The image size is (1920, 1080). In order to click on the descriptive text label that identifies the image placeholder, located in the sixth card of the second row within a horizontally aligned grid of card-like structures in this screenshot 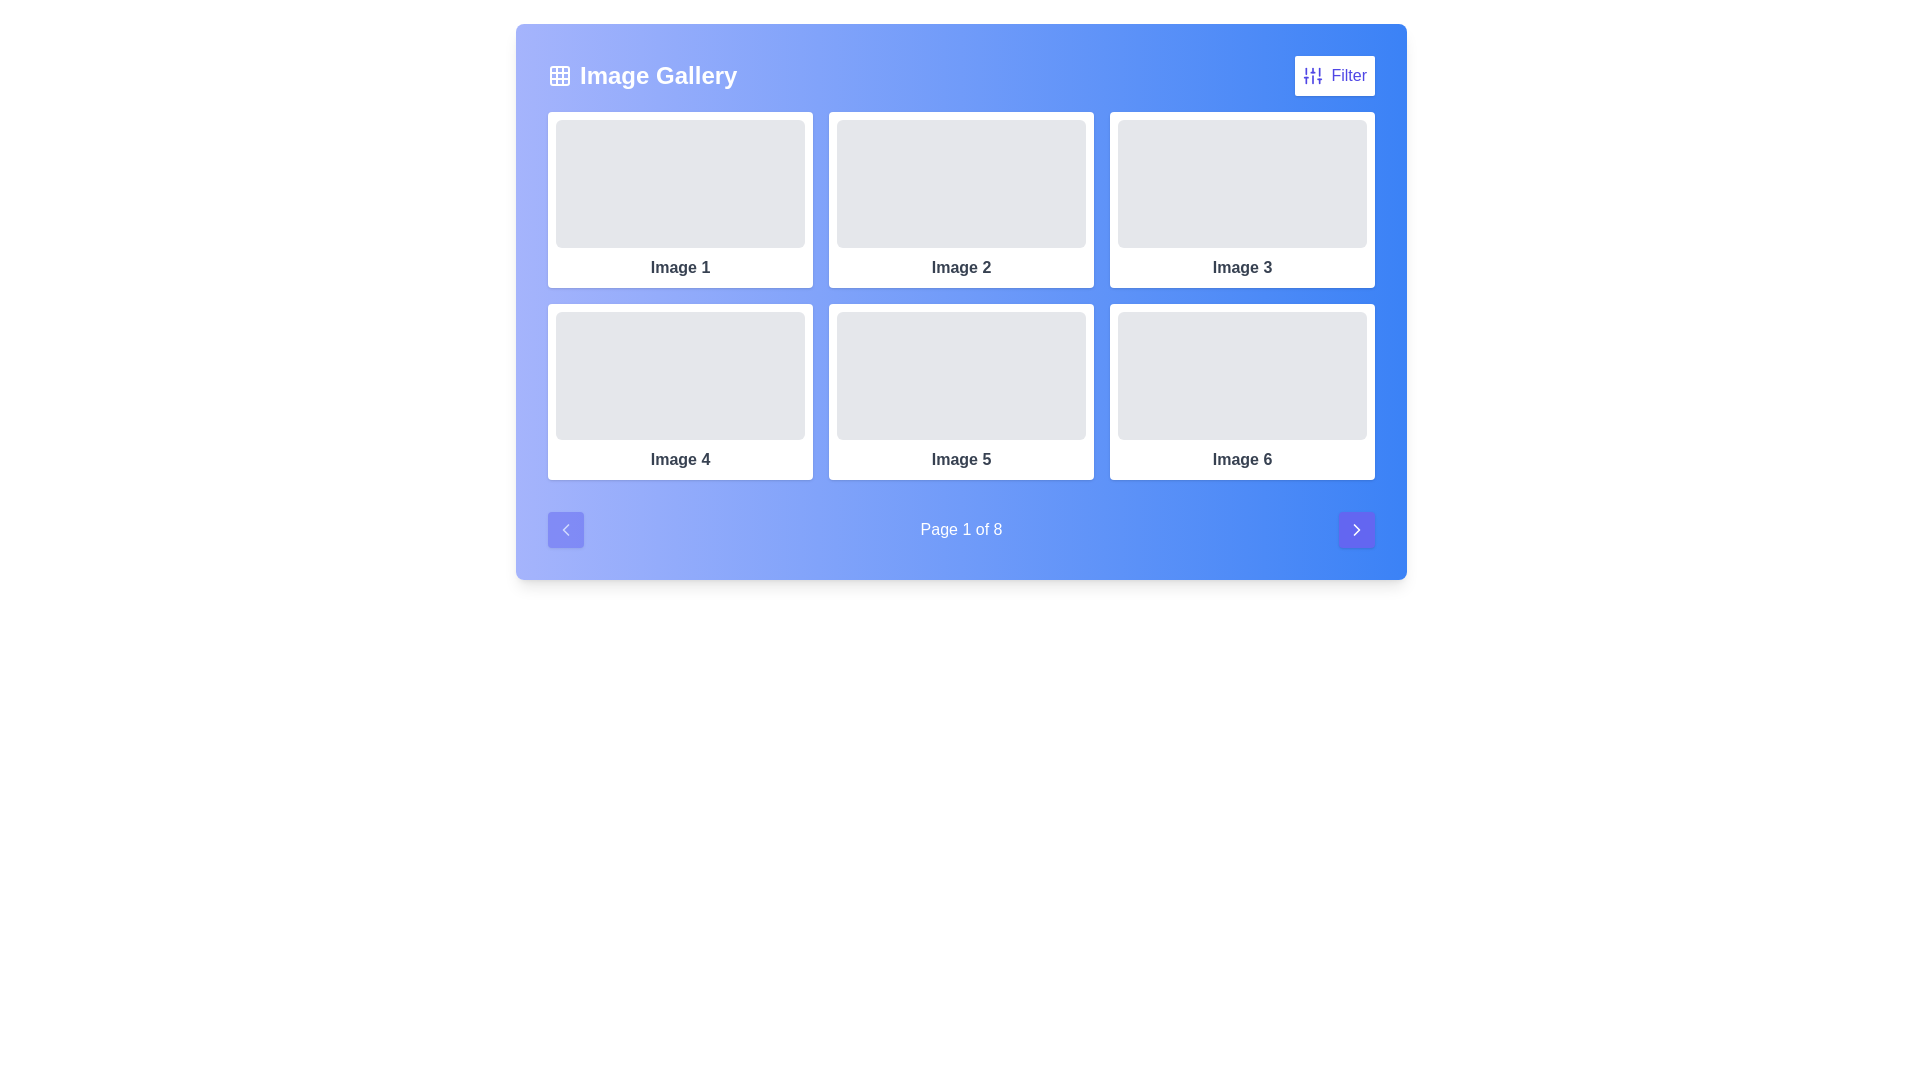, I will do `click(1241, 459)`.